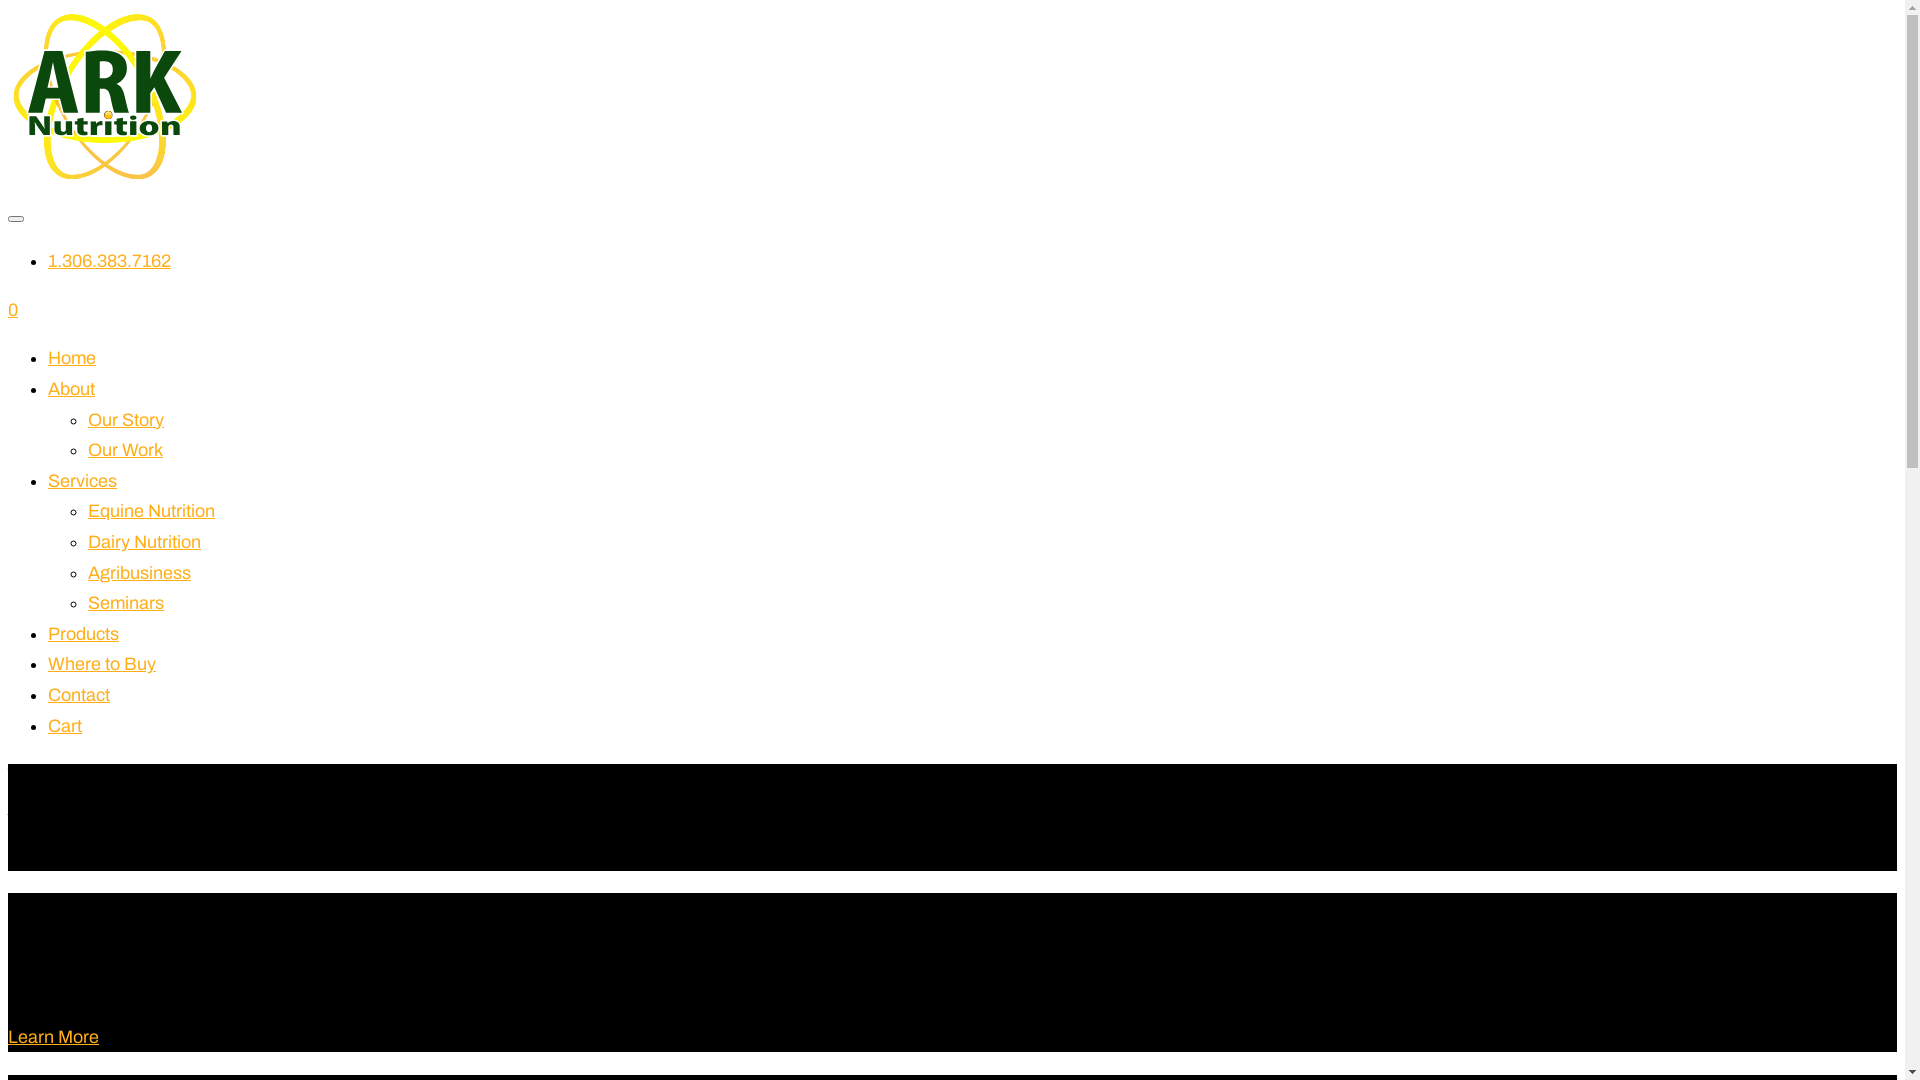 The height and width of the screenshot is (1080, 1920). What do you see at coordinates (72, 357) in the screenshot?
I see `'Home'` at bounding box center [72, 357].